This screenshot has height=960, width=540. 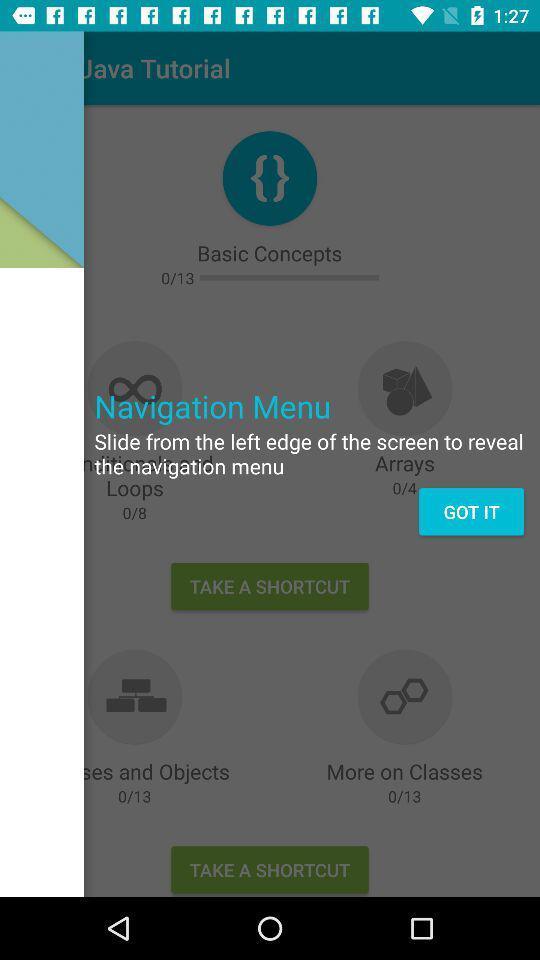 I want to click on icon below slide from the, so click(x=471, y=510).